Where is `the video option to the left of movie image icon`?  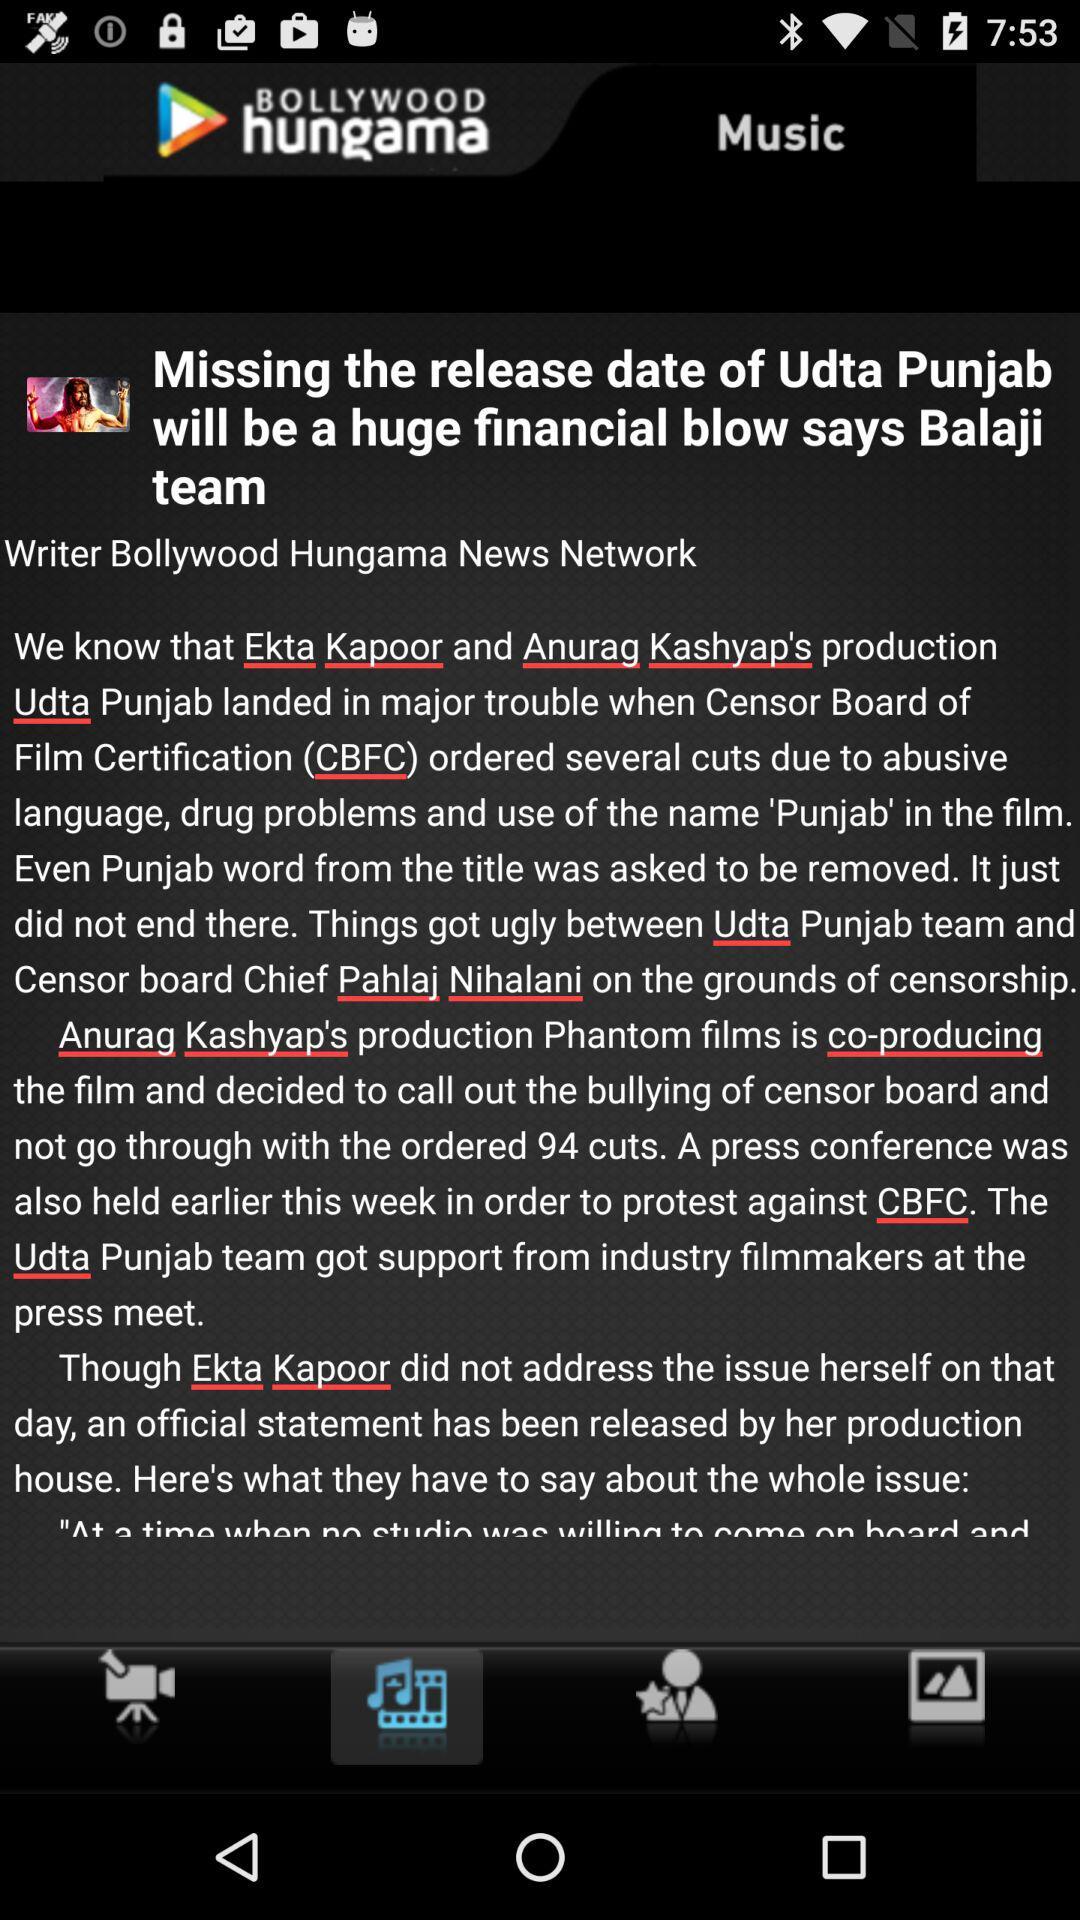
the video option to the left of movie image icon is located at coordinates (136, 1695).